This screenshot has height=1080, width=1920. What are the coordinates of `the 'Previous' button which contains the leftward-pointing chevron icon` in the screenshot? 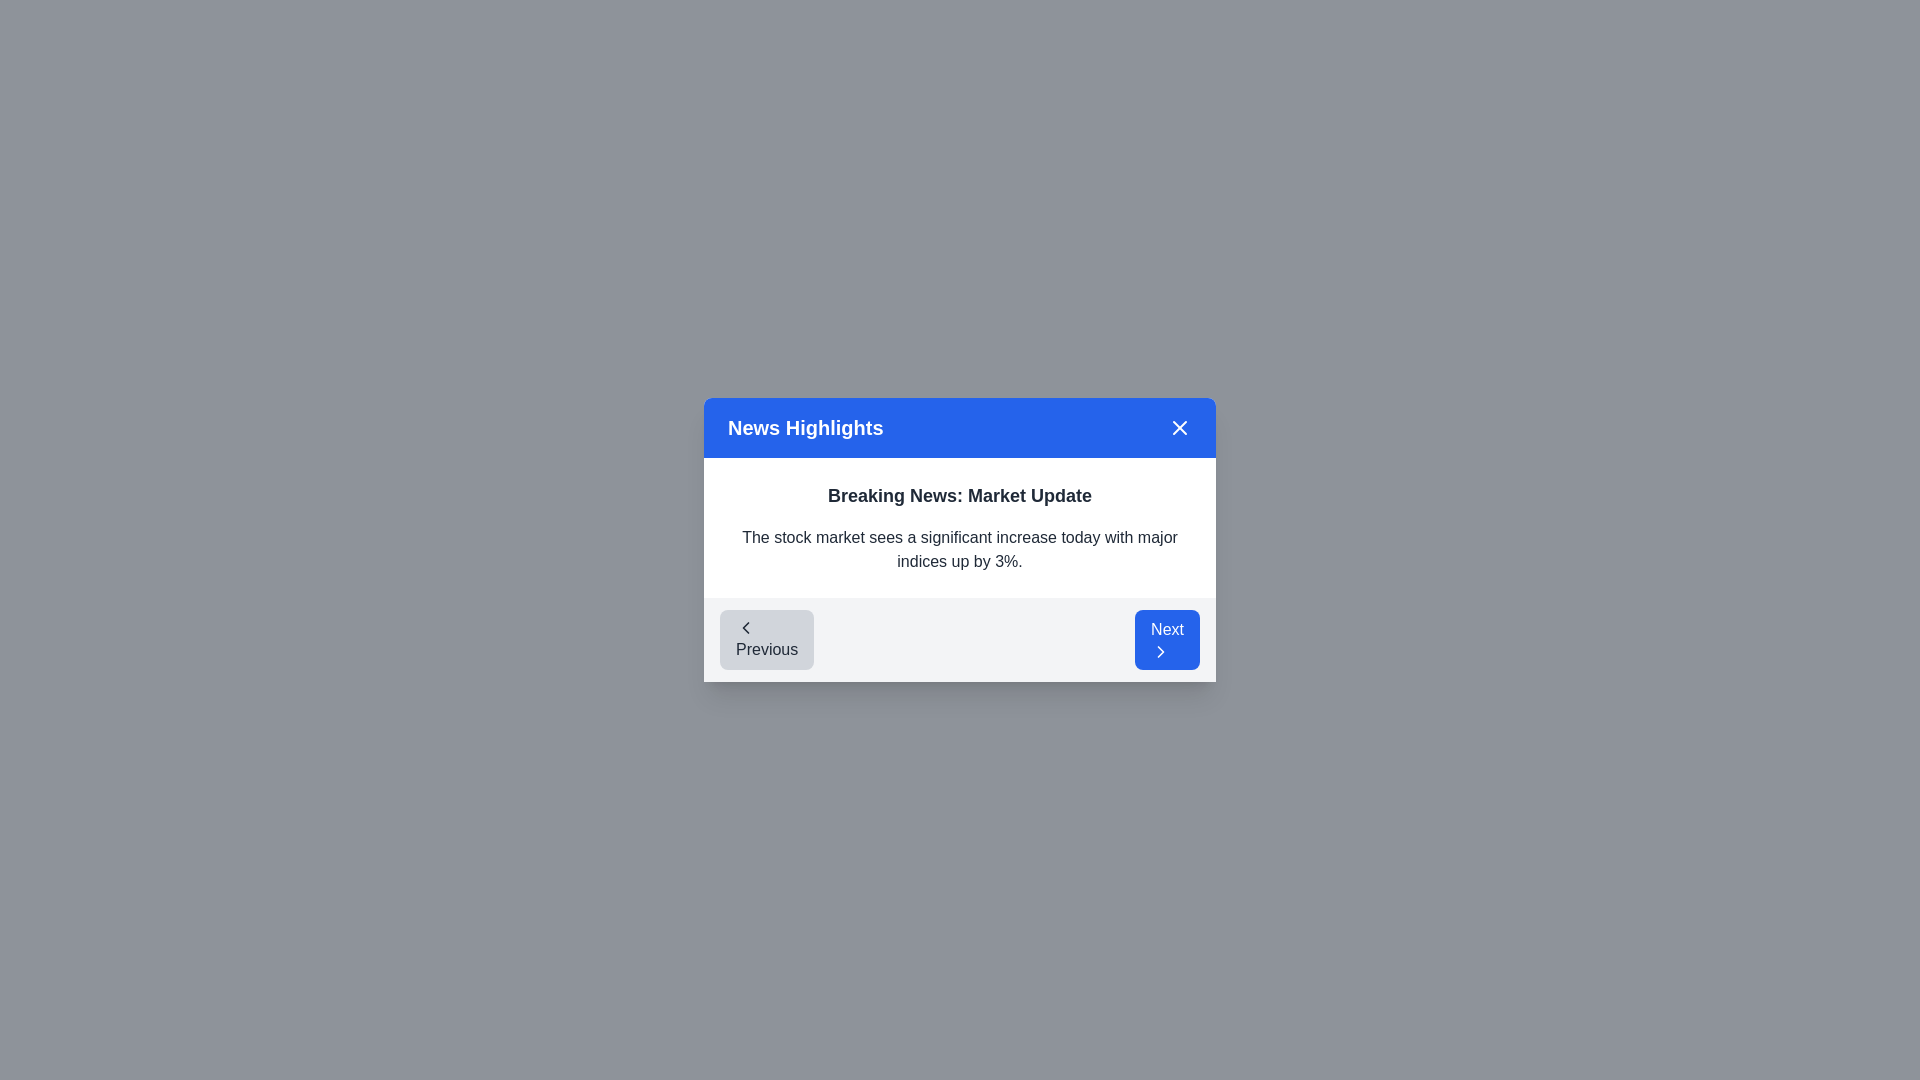 It's located at (744, 627).